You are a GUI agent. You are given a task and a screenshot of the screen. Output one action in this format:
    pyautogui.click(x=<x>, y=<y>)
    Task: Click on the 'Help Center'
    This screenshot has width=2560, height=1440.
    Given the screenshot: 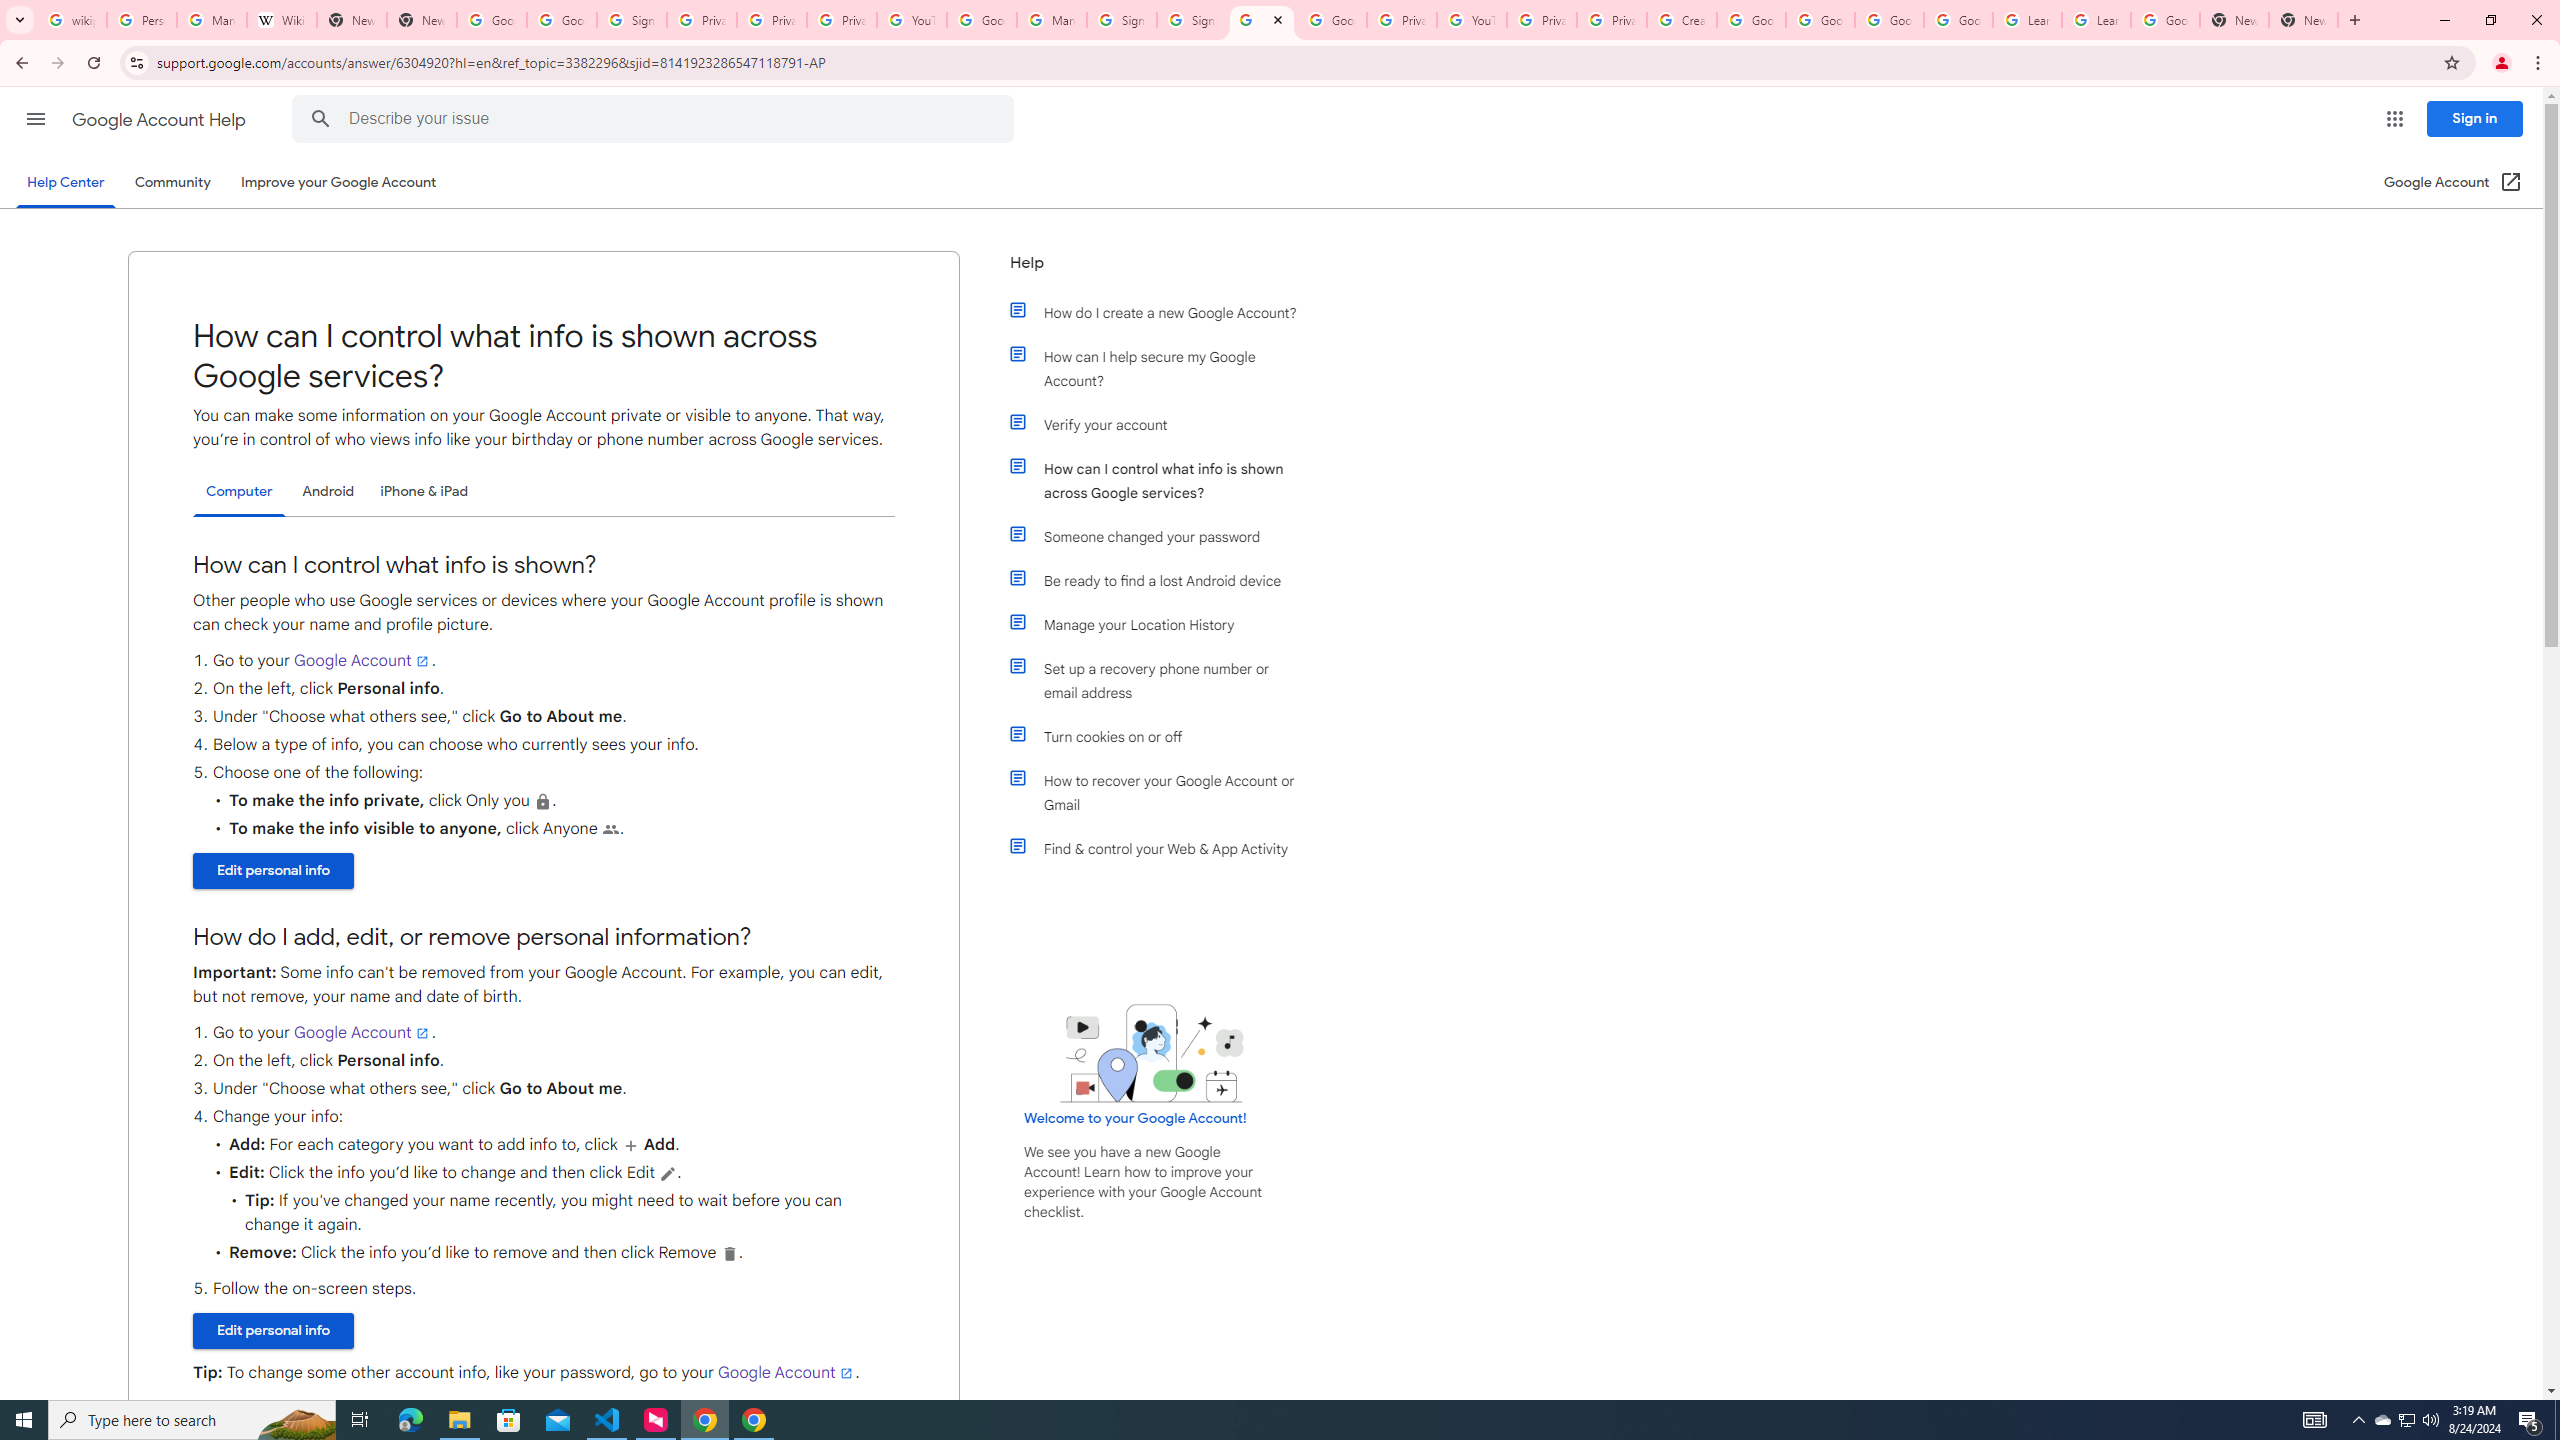 What is the action you would take?
    pyautogui.click(x=65, y=181)
    